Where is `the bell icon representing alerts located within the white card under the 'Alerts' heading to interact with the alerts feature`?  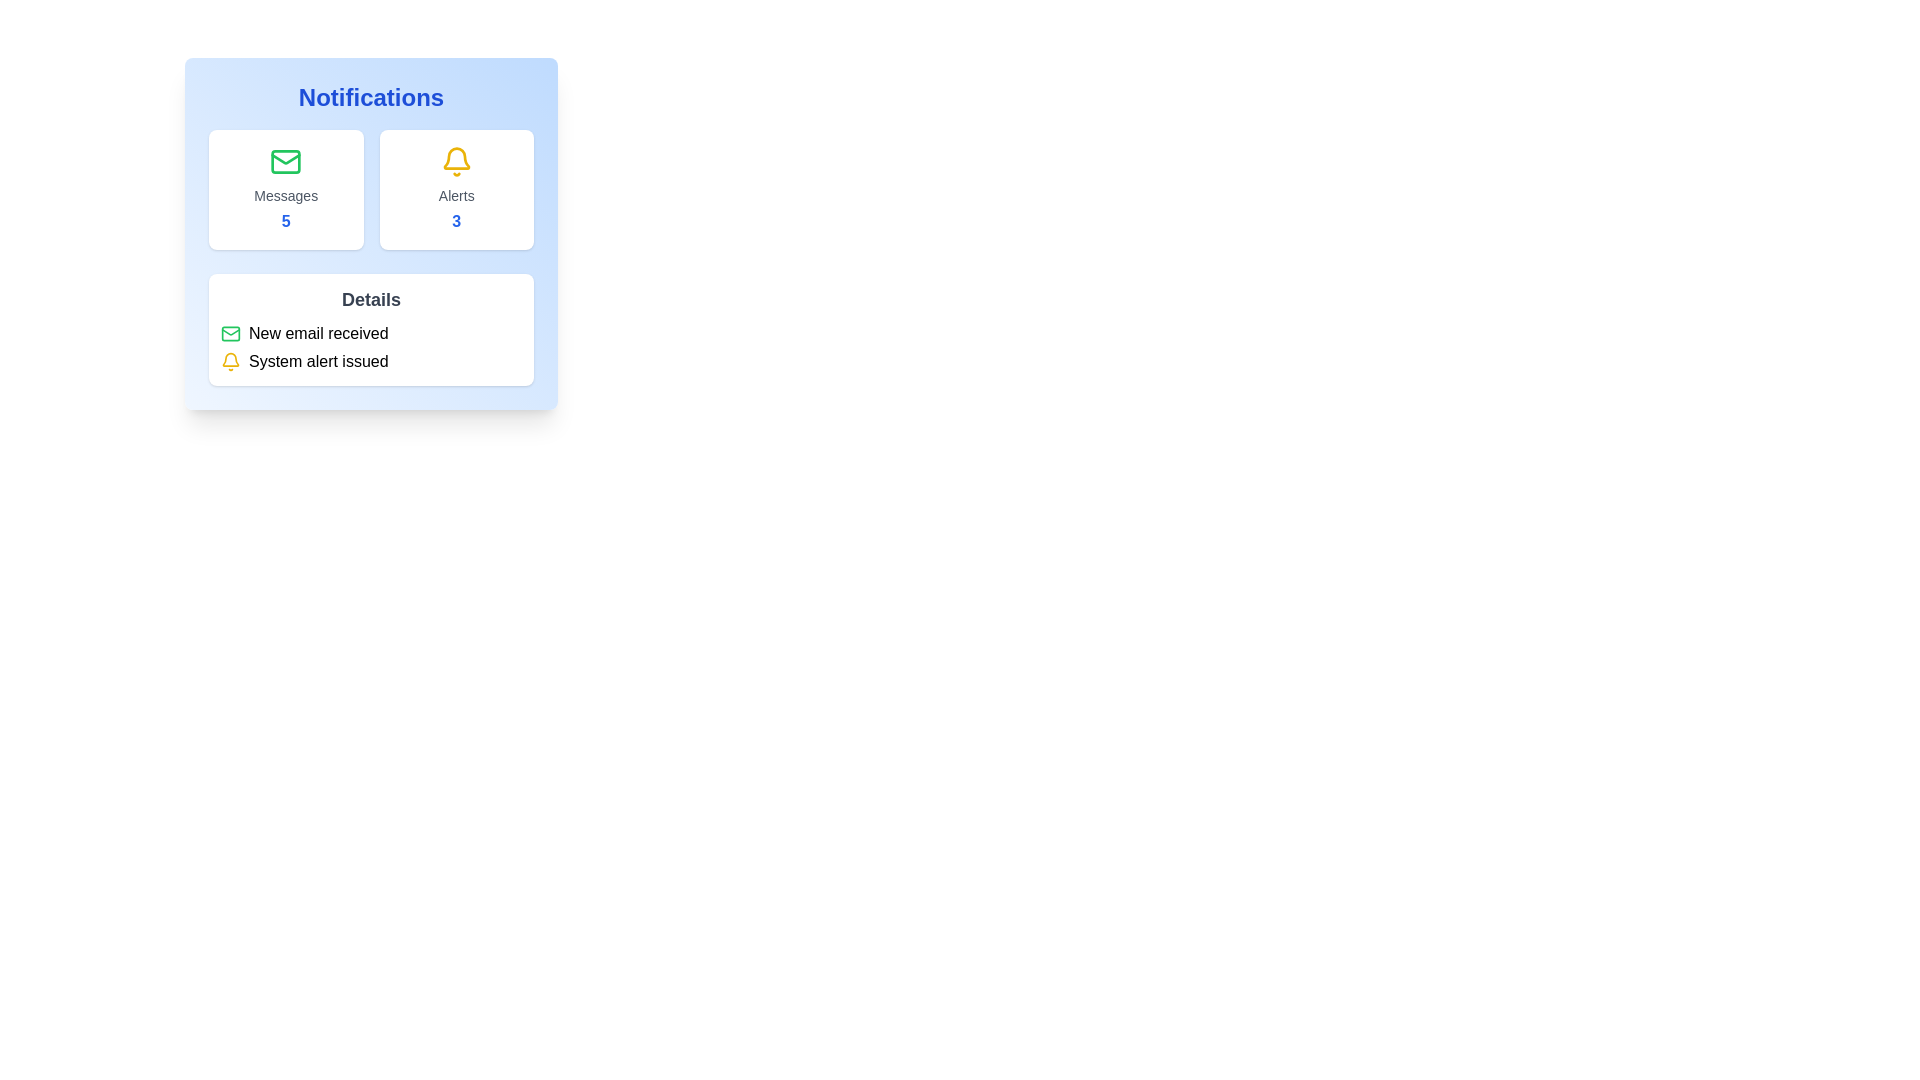 the bell icon representing alerts located within the white card under the 'Alerts' heading to interact with the alerts feature is located at coordinates (455, 161).